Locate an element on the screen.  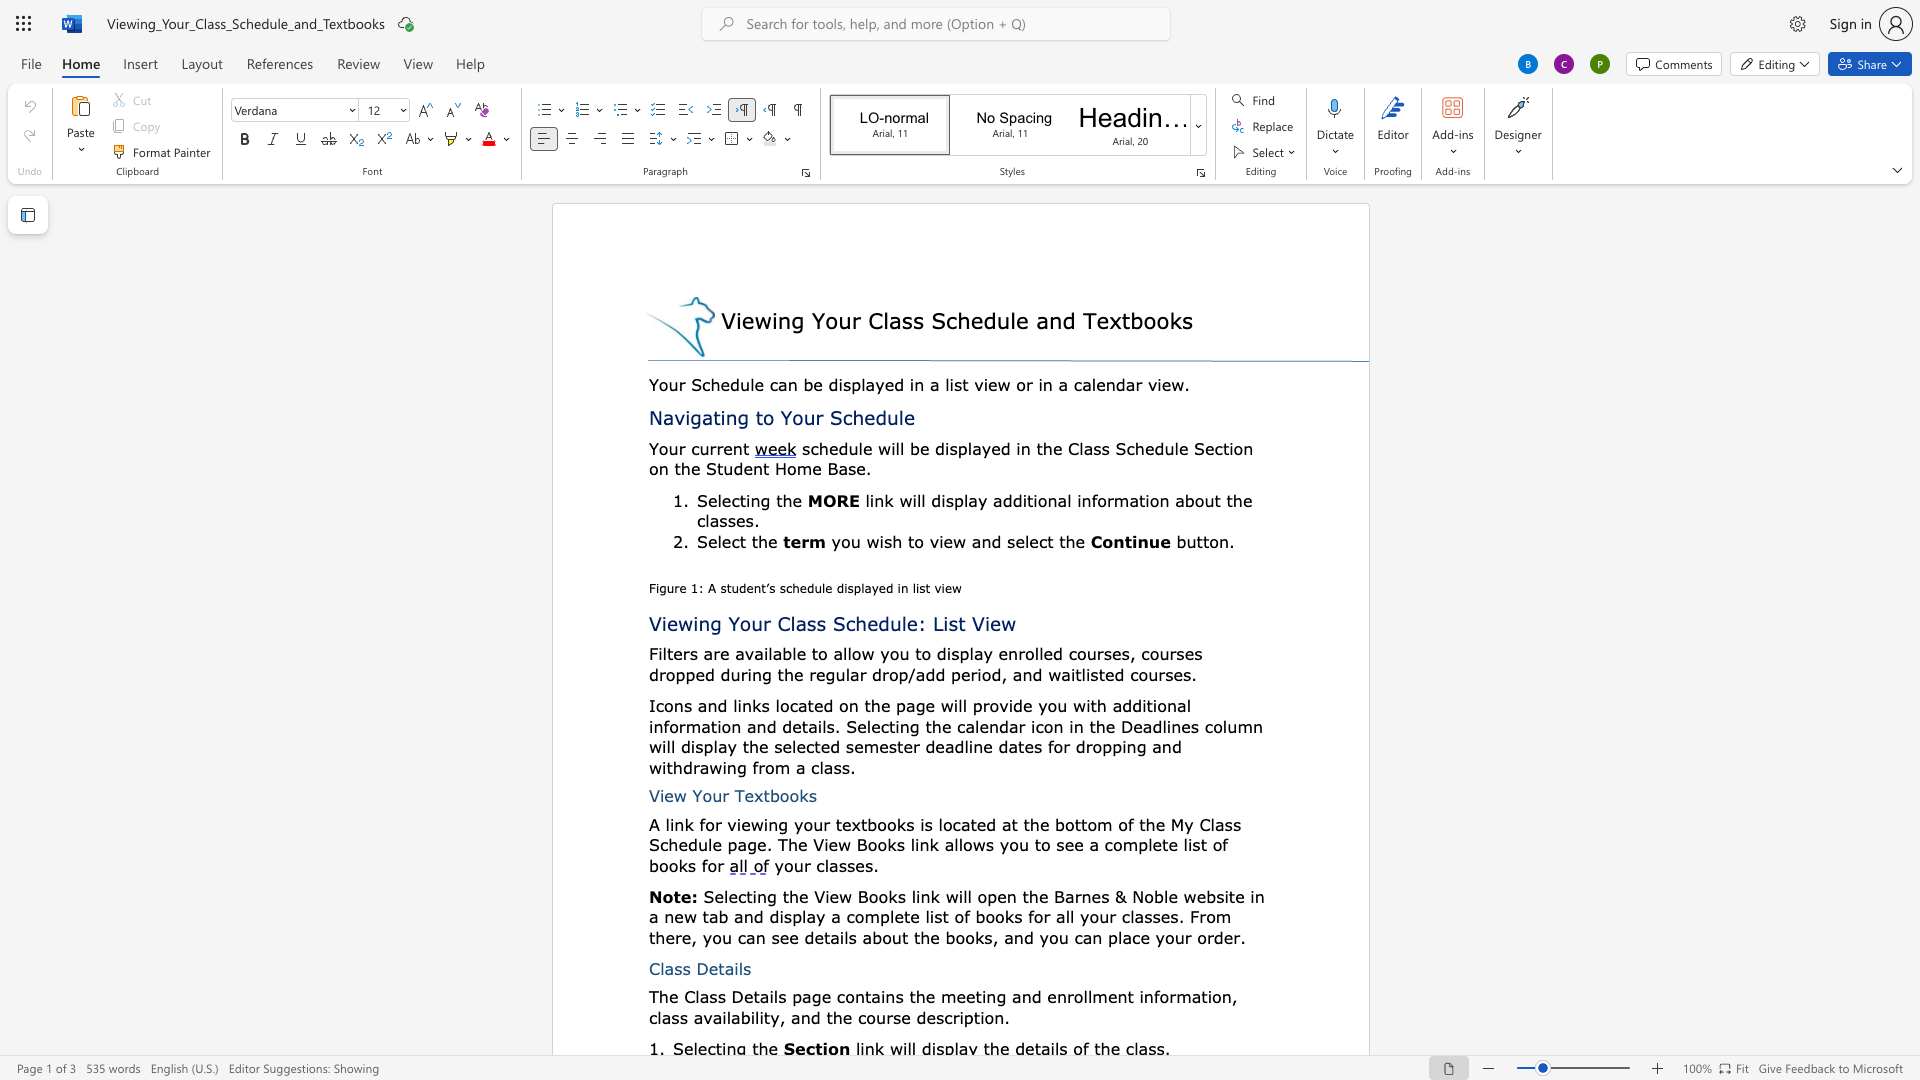
the 1th character "t" in the text is located at coordinates (745, 447).